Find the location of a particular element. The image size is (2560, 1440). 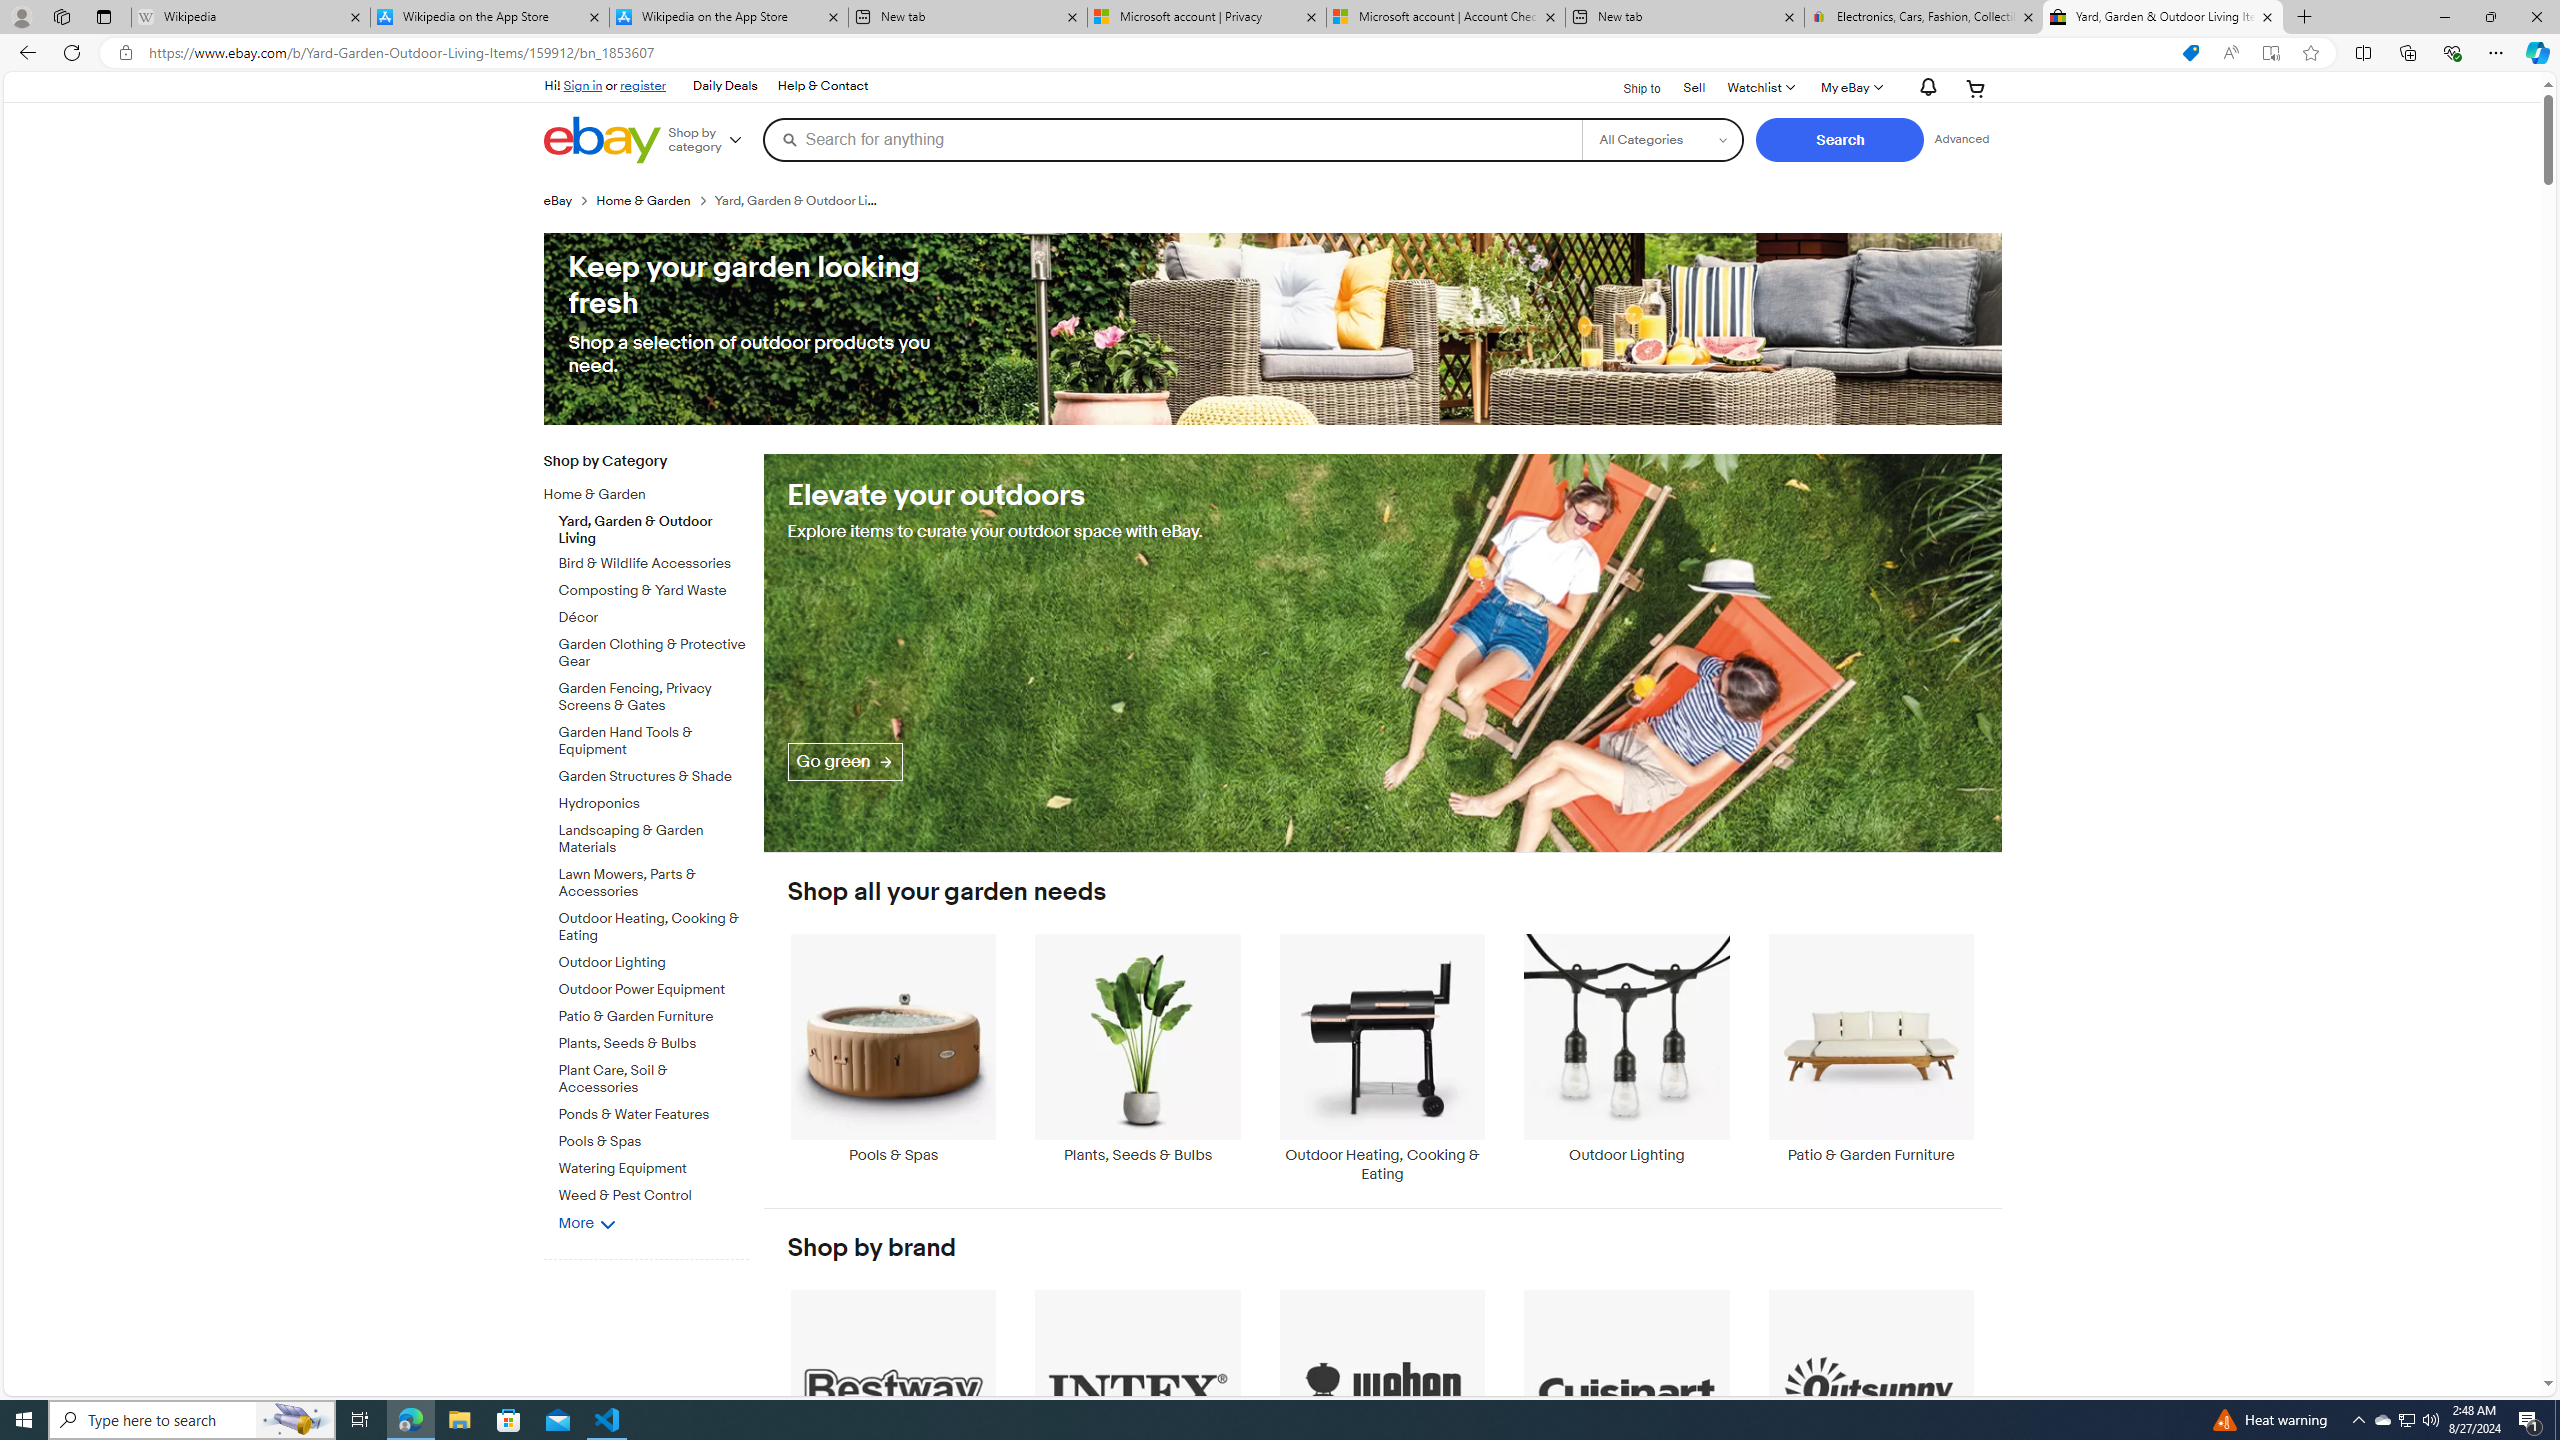

'Bird & Wildlife Accessories' is located at coordinates (653, 559).